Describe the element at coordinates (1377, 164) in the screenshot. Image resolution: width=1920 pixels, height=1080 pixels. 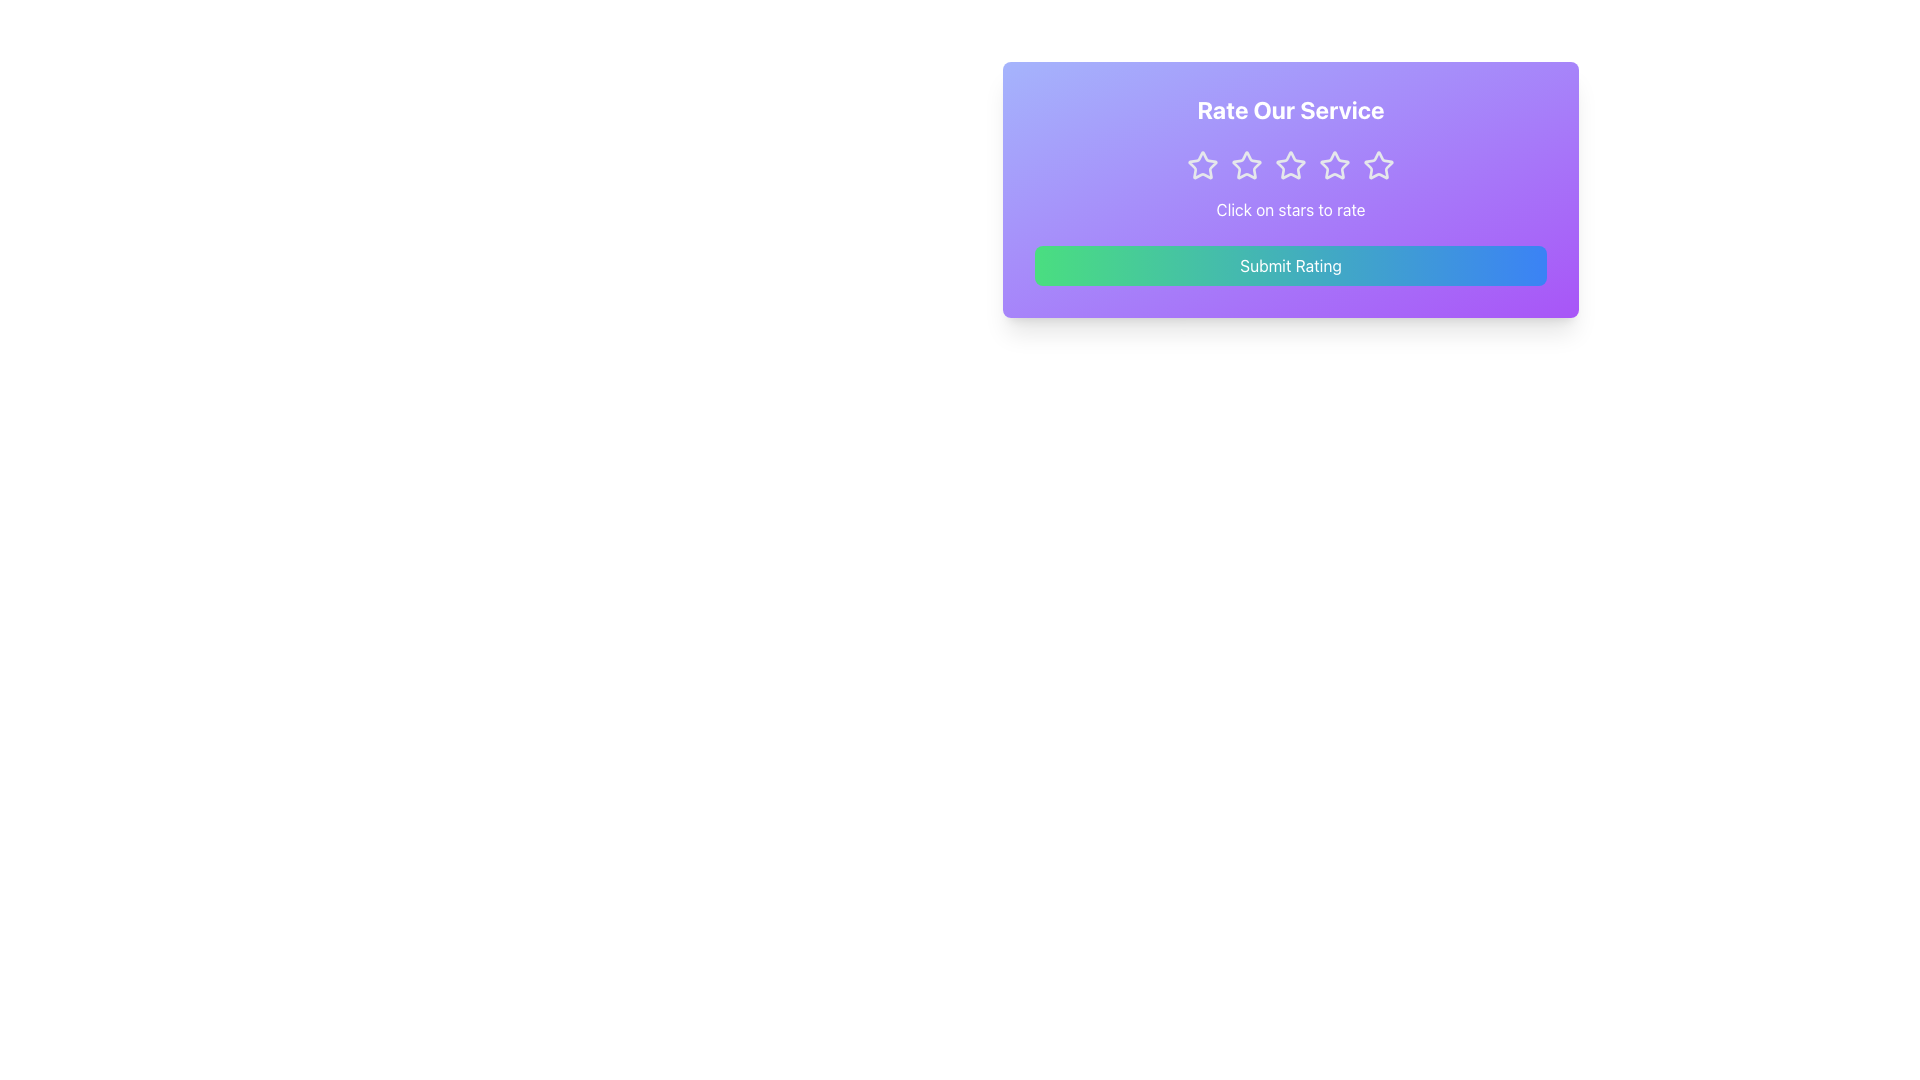
I see `the fifth star icon in the interactive rating system` at that location.